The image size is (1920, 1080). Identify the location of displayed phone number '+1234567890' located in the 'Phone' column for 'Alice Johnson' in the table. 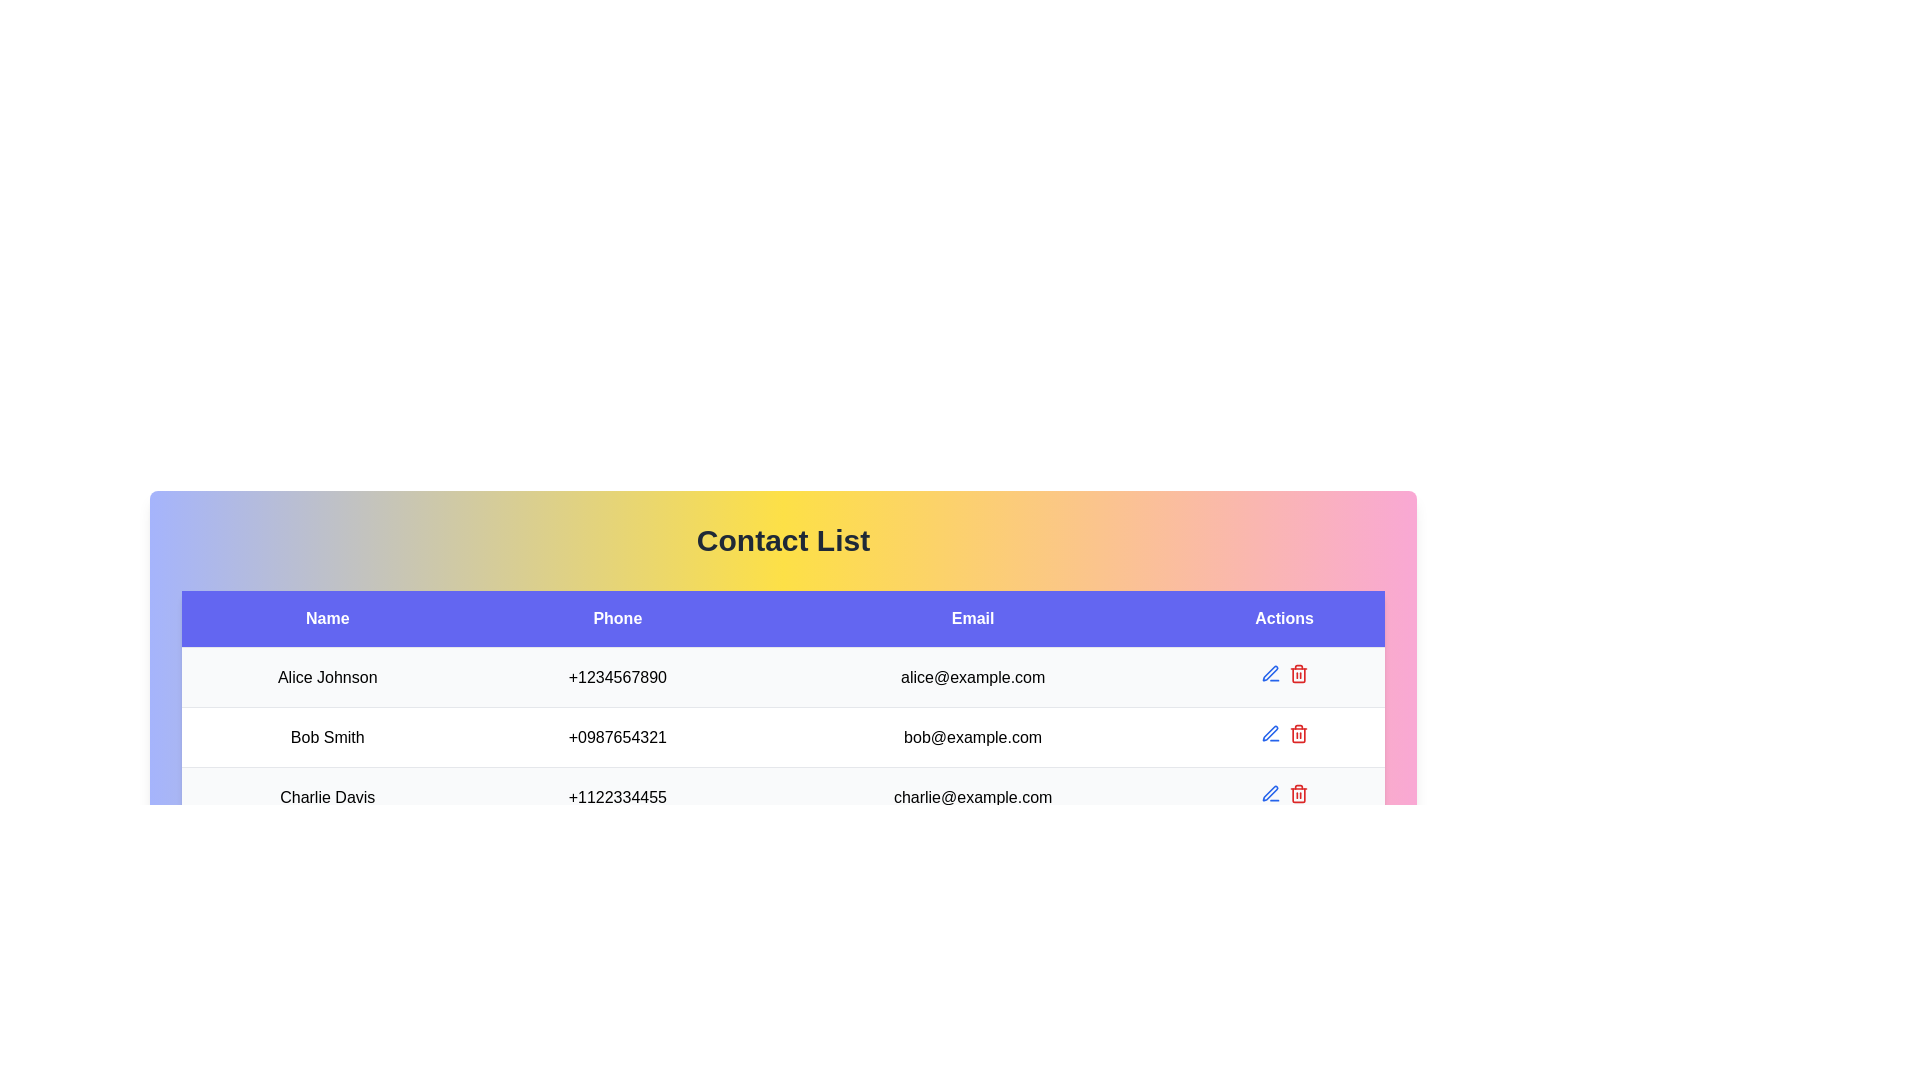
(616, 676).